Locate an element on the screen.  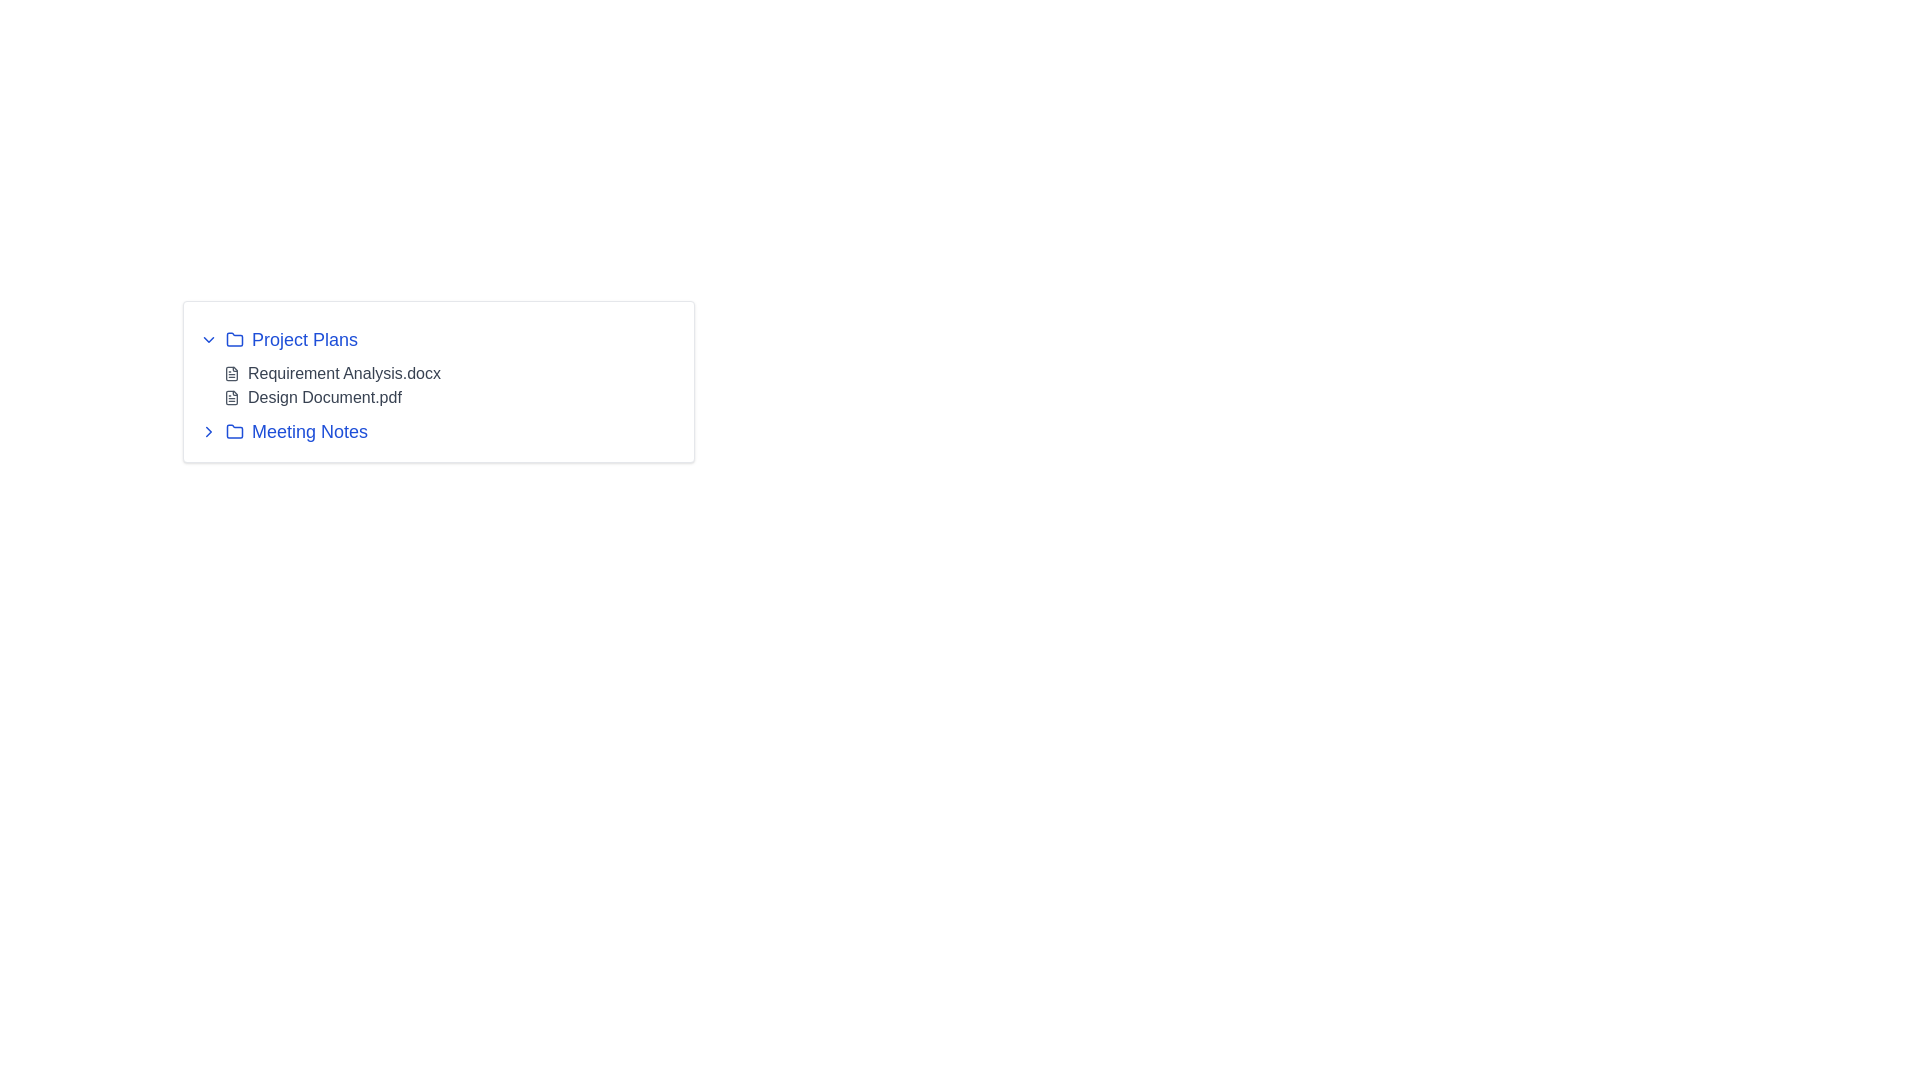
the text label displaying 'Design Document.pdf' is located at coordinates (324, 397).